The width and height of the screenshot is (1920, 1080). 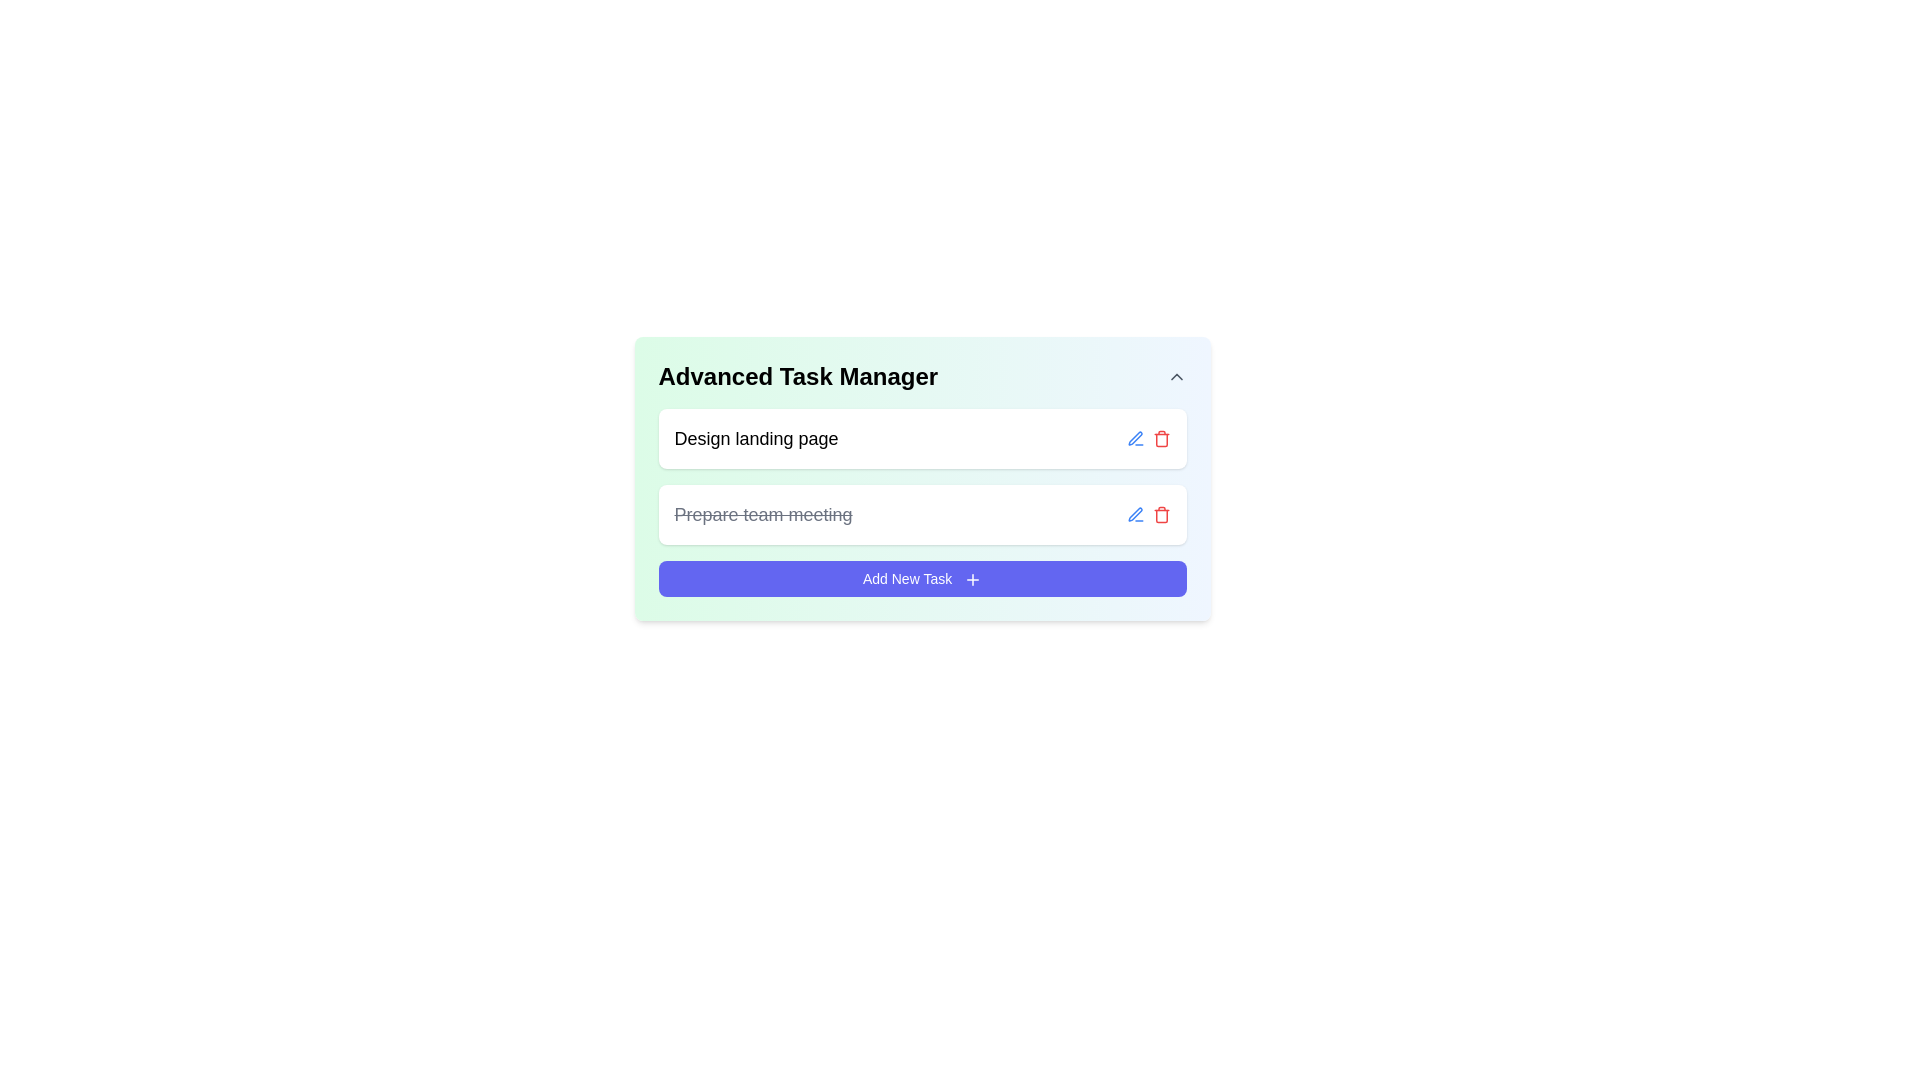 I want to click on to select the uppermost task entry in the 'Advanced Task Manager' section of the task list, so click(x=921, y=477).